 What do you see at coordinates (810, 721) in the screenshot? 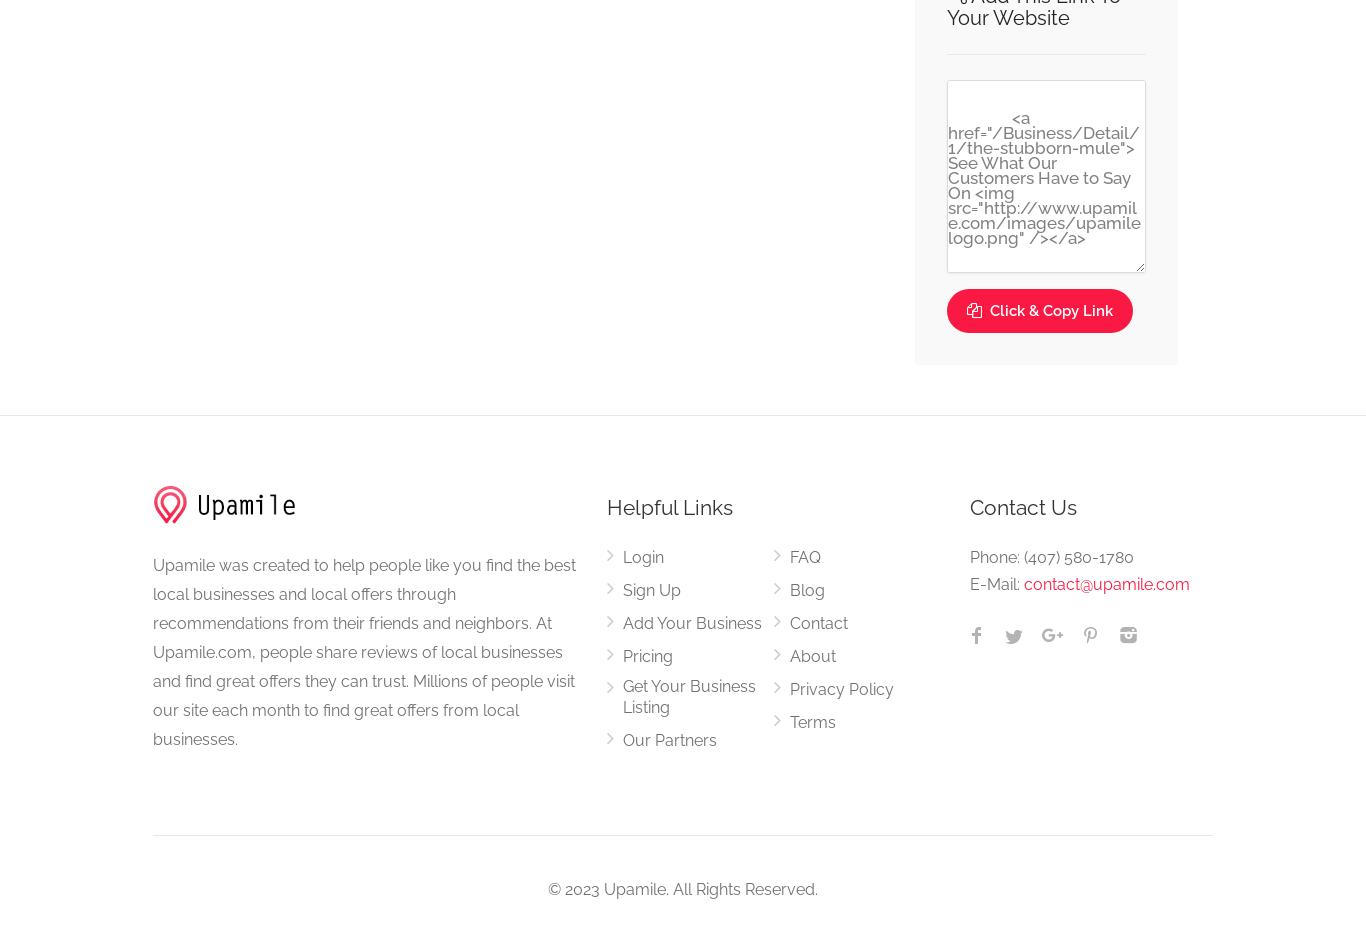
I see `'Terms'` at bounding box center [810, 721].